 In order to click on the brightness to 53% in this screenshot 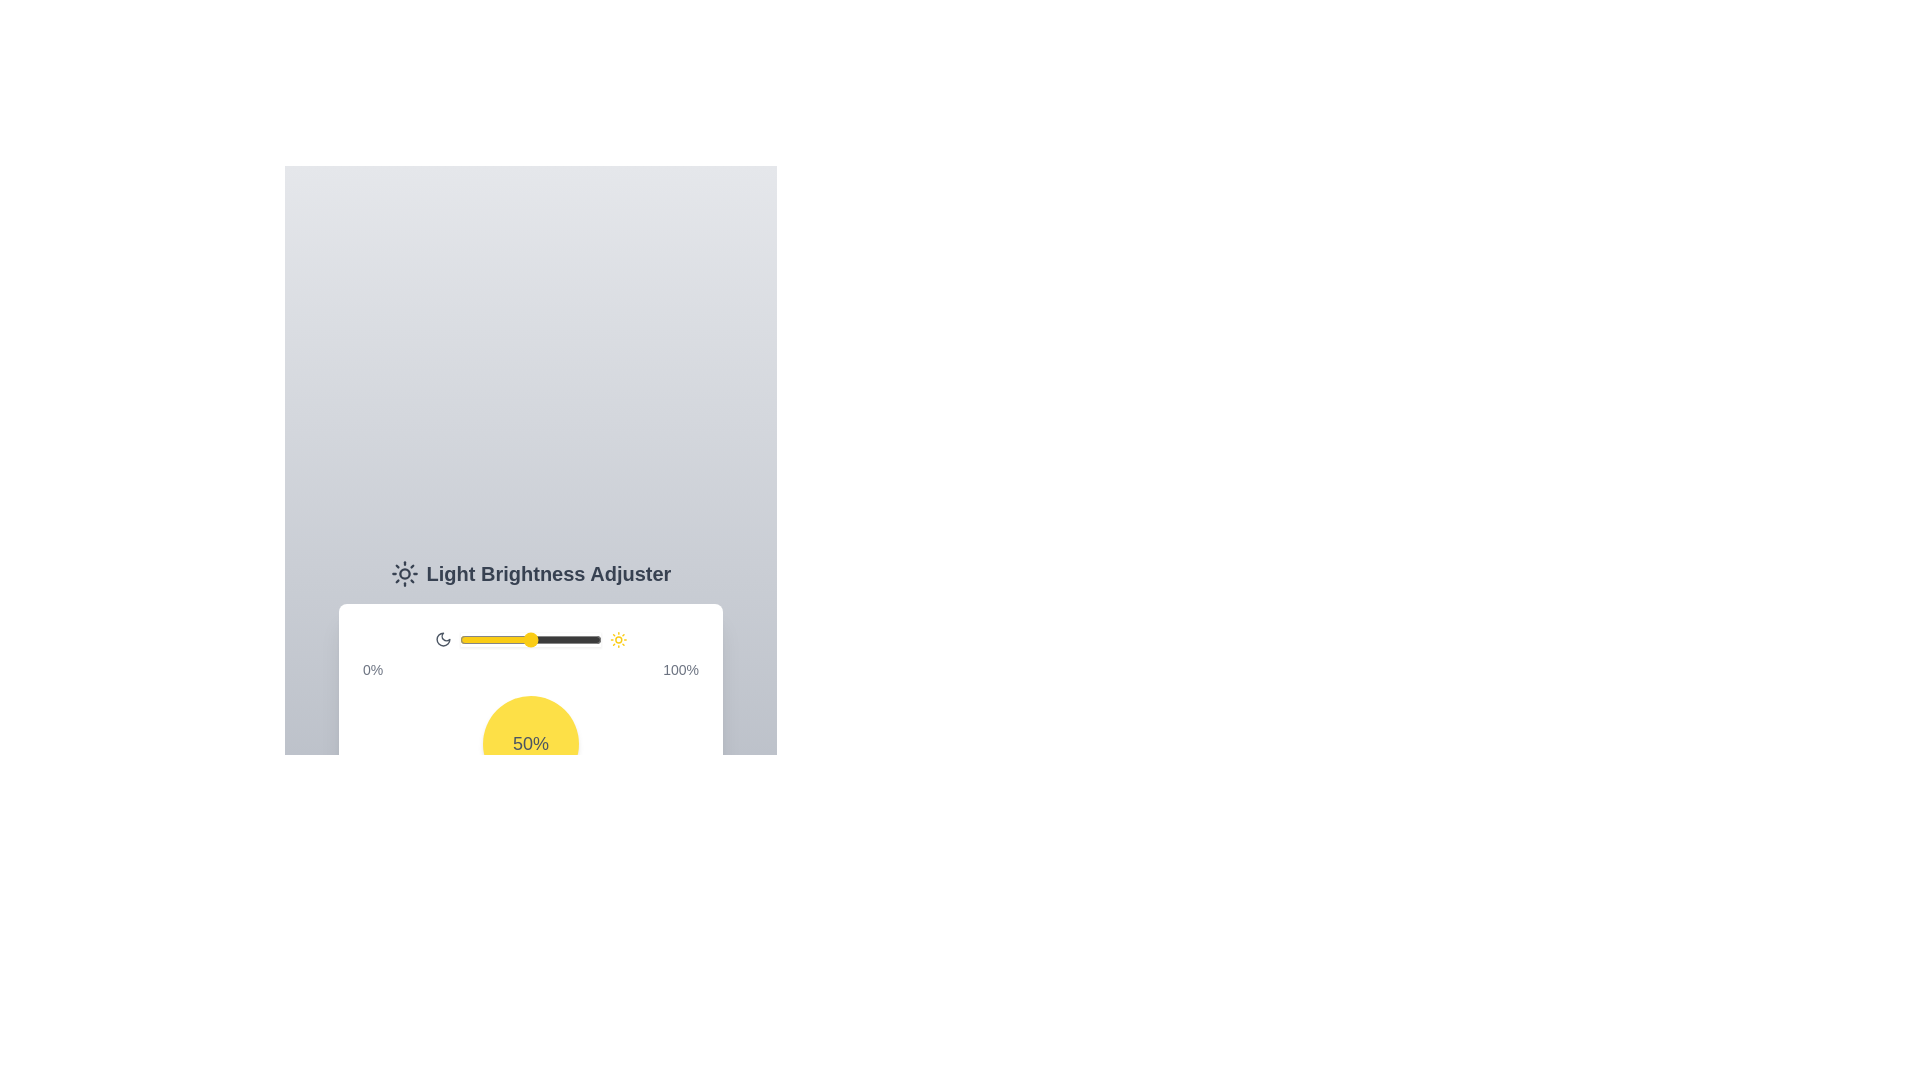, I will do `click(535, 640)`.